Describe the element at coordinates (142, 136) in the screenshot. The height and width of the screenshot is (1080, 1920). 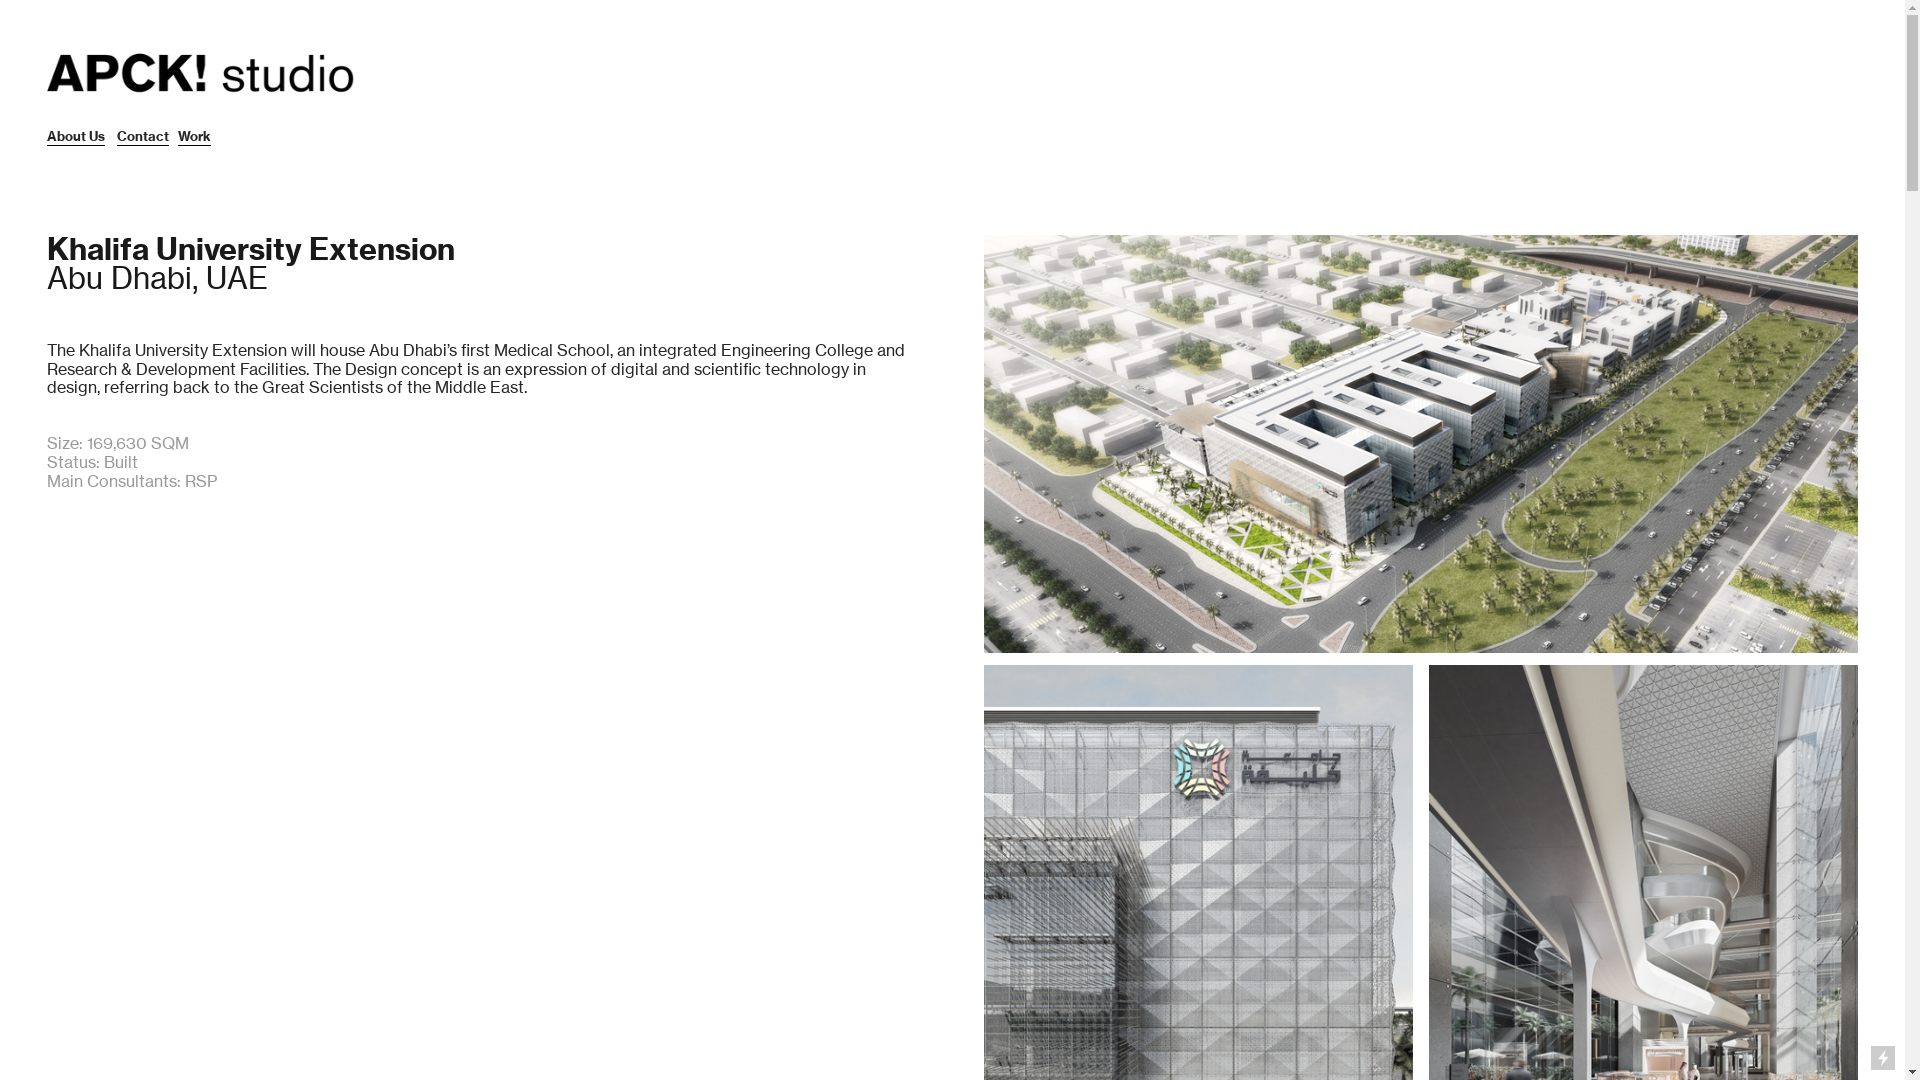
I see `'Contact'` at that location.